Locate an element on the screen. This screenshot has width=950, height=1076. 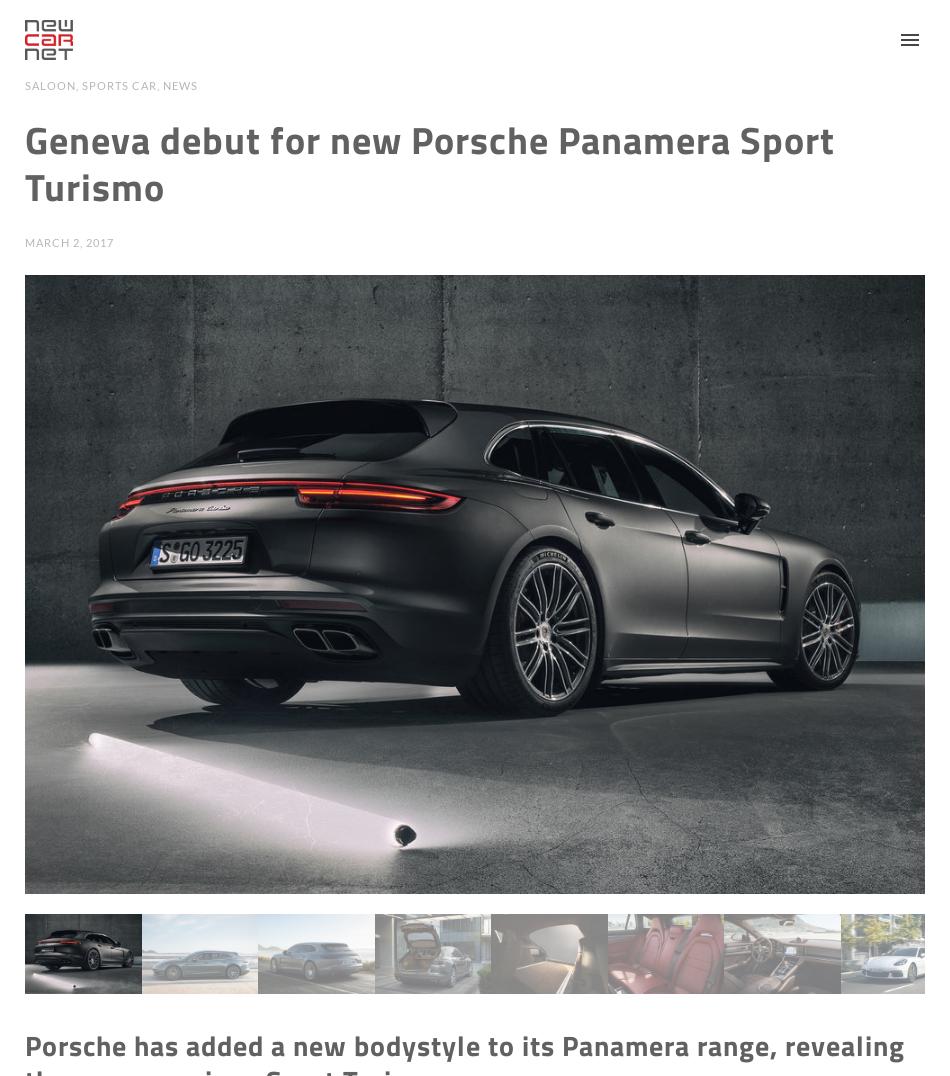
'Advice' is located at coordinates (749, 234).